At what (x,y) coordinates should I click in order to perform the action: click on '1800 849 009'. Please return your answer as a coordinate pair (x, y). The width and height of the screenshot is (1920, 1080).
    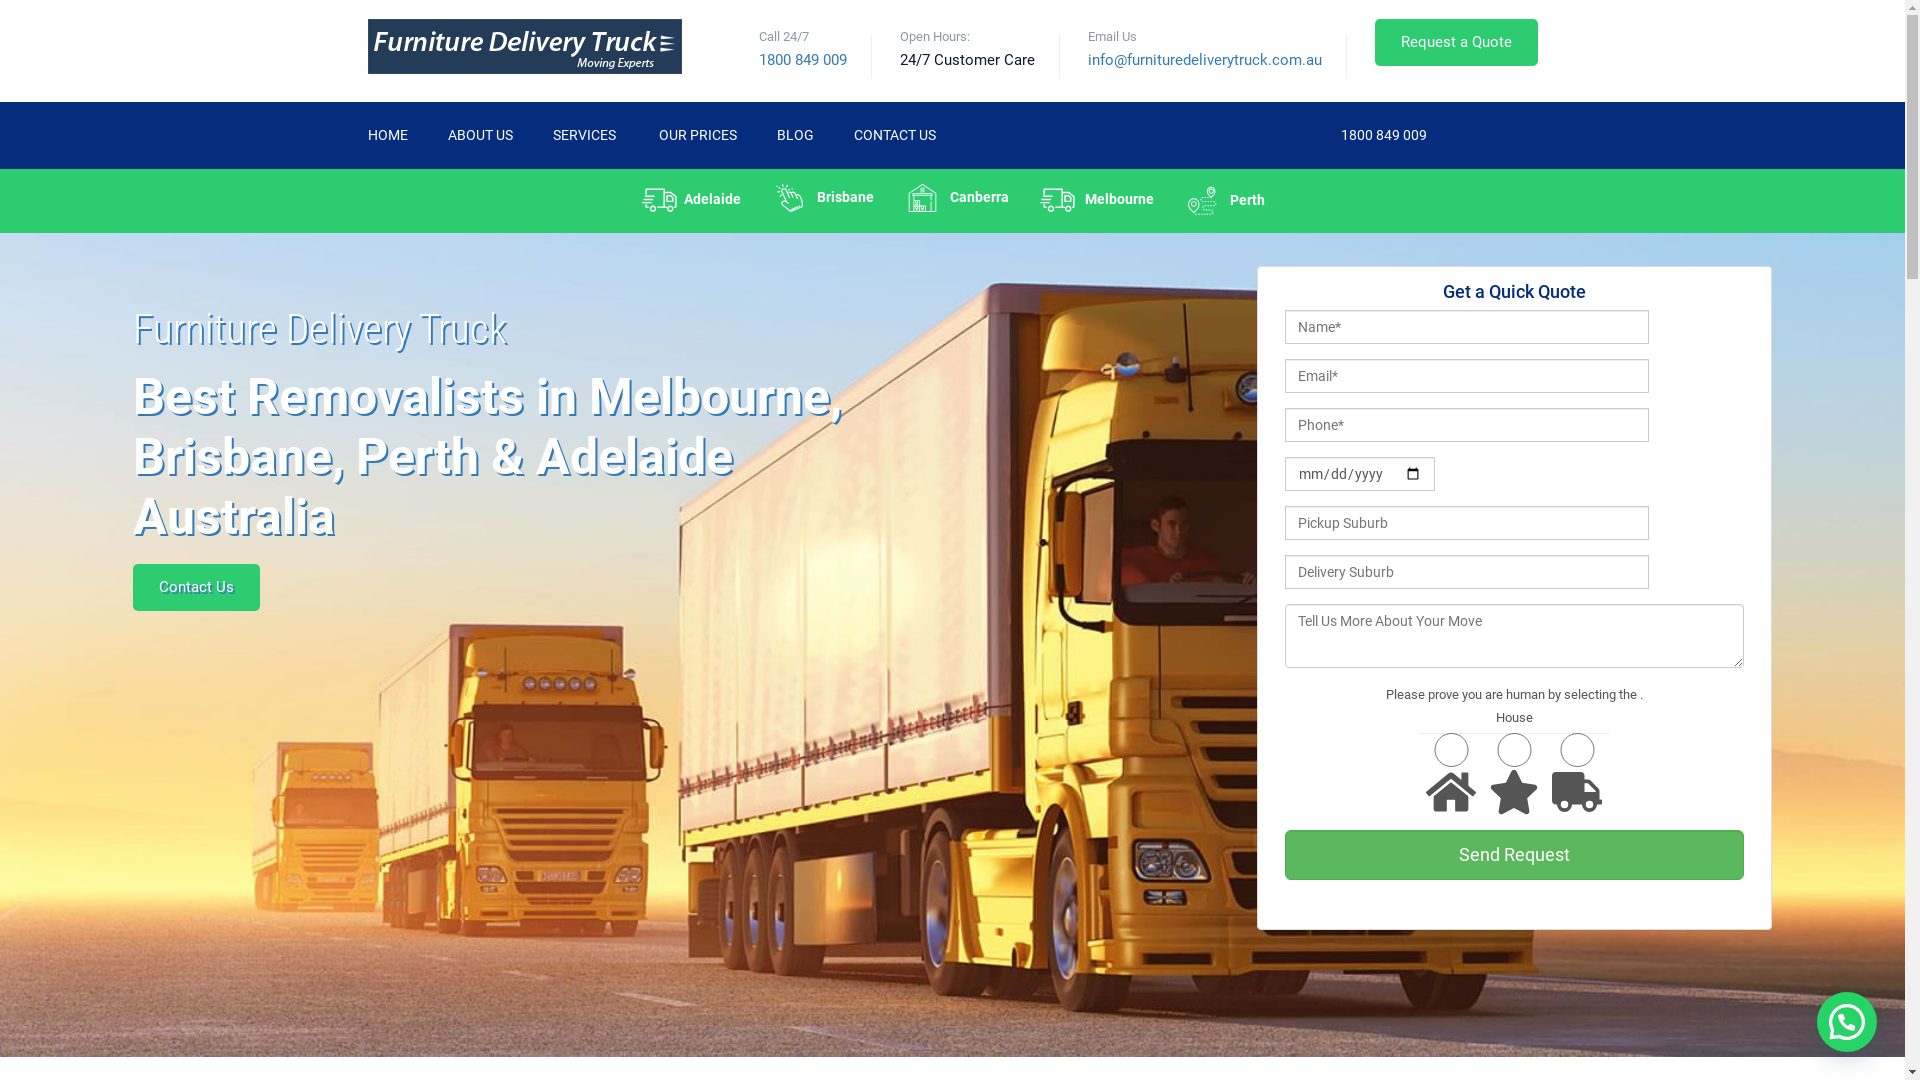
    Looking at the image, I should click on (1381, 134).